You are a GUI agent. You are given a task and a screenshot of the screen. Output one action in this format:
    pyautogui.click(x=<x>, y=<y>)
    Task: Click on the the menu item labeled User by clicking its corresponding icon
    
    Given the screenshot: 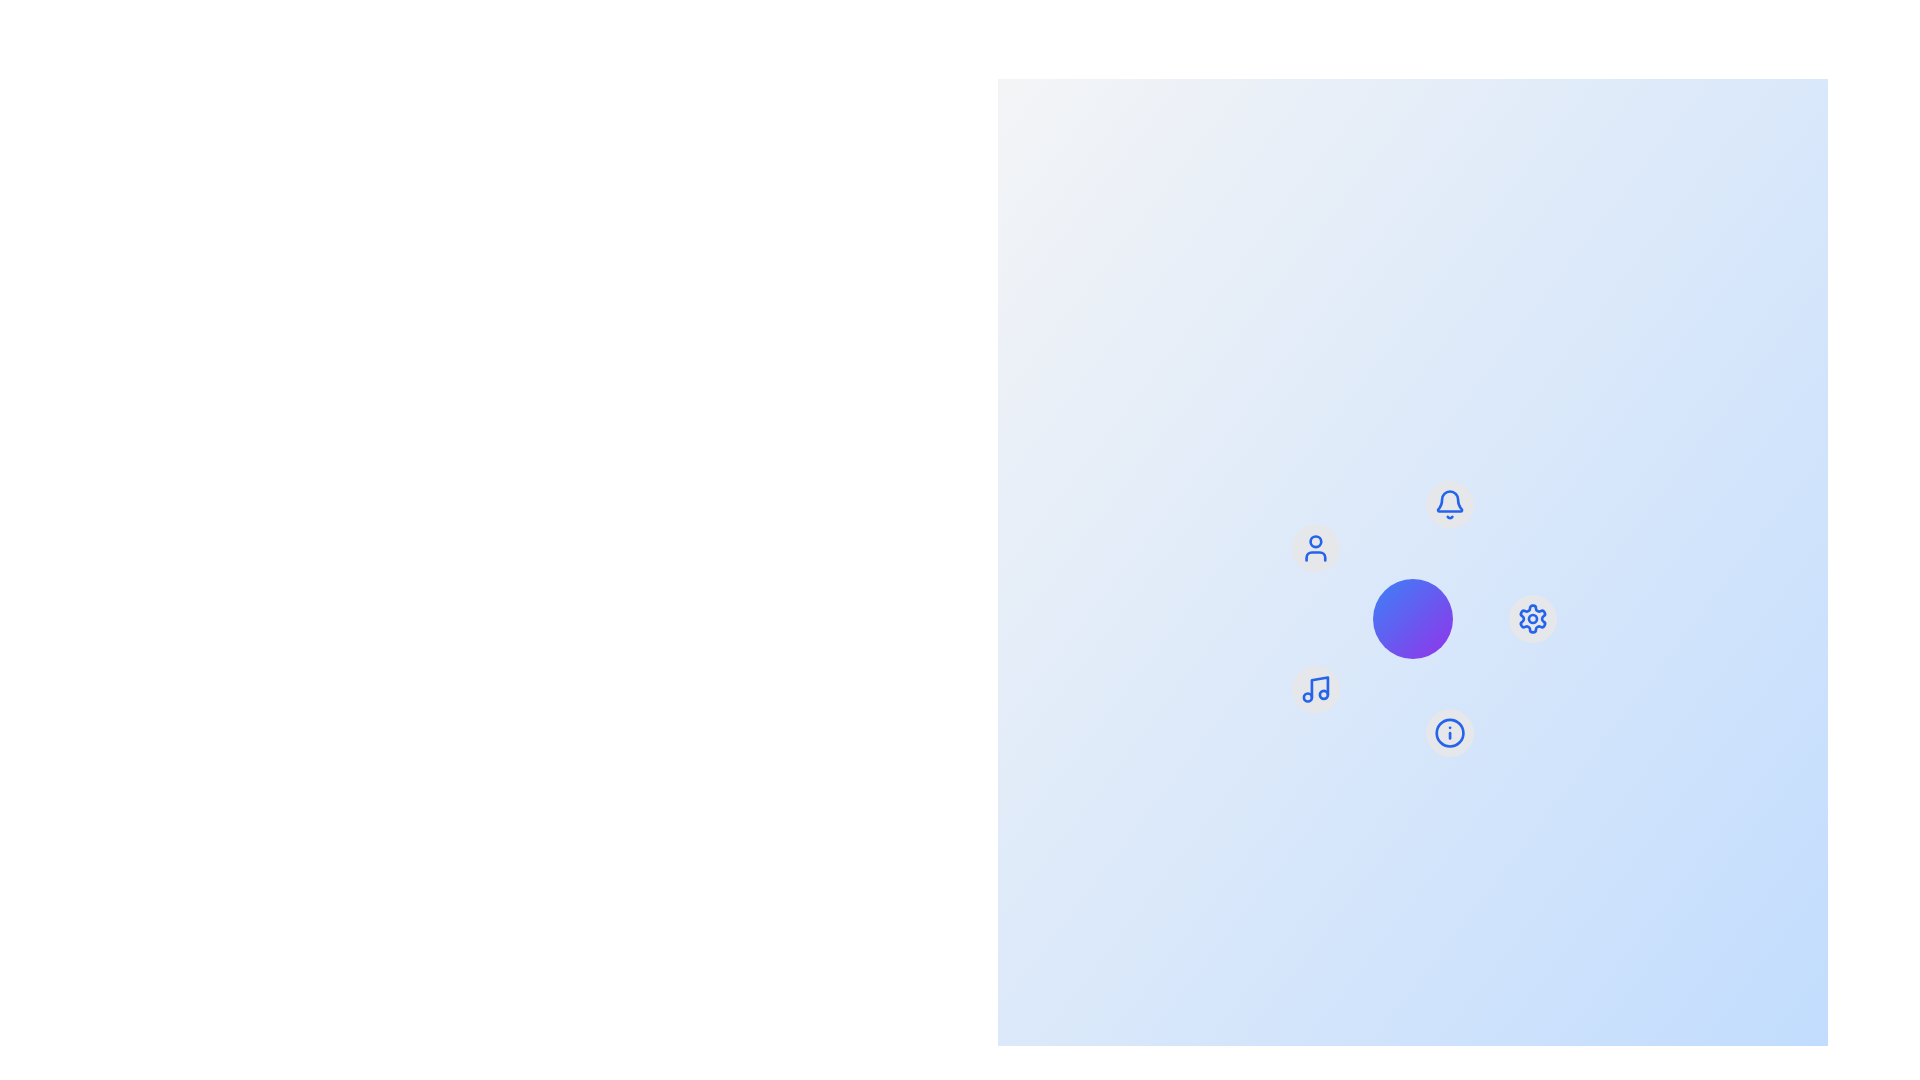 What is the action you would take?
    pyautogui.click(x=1315, y=547)
    